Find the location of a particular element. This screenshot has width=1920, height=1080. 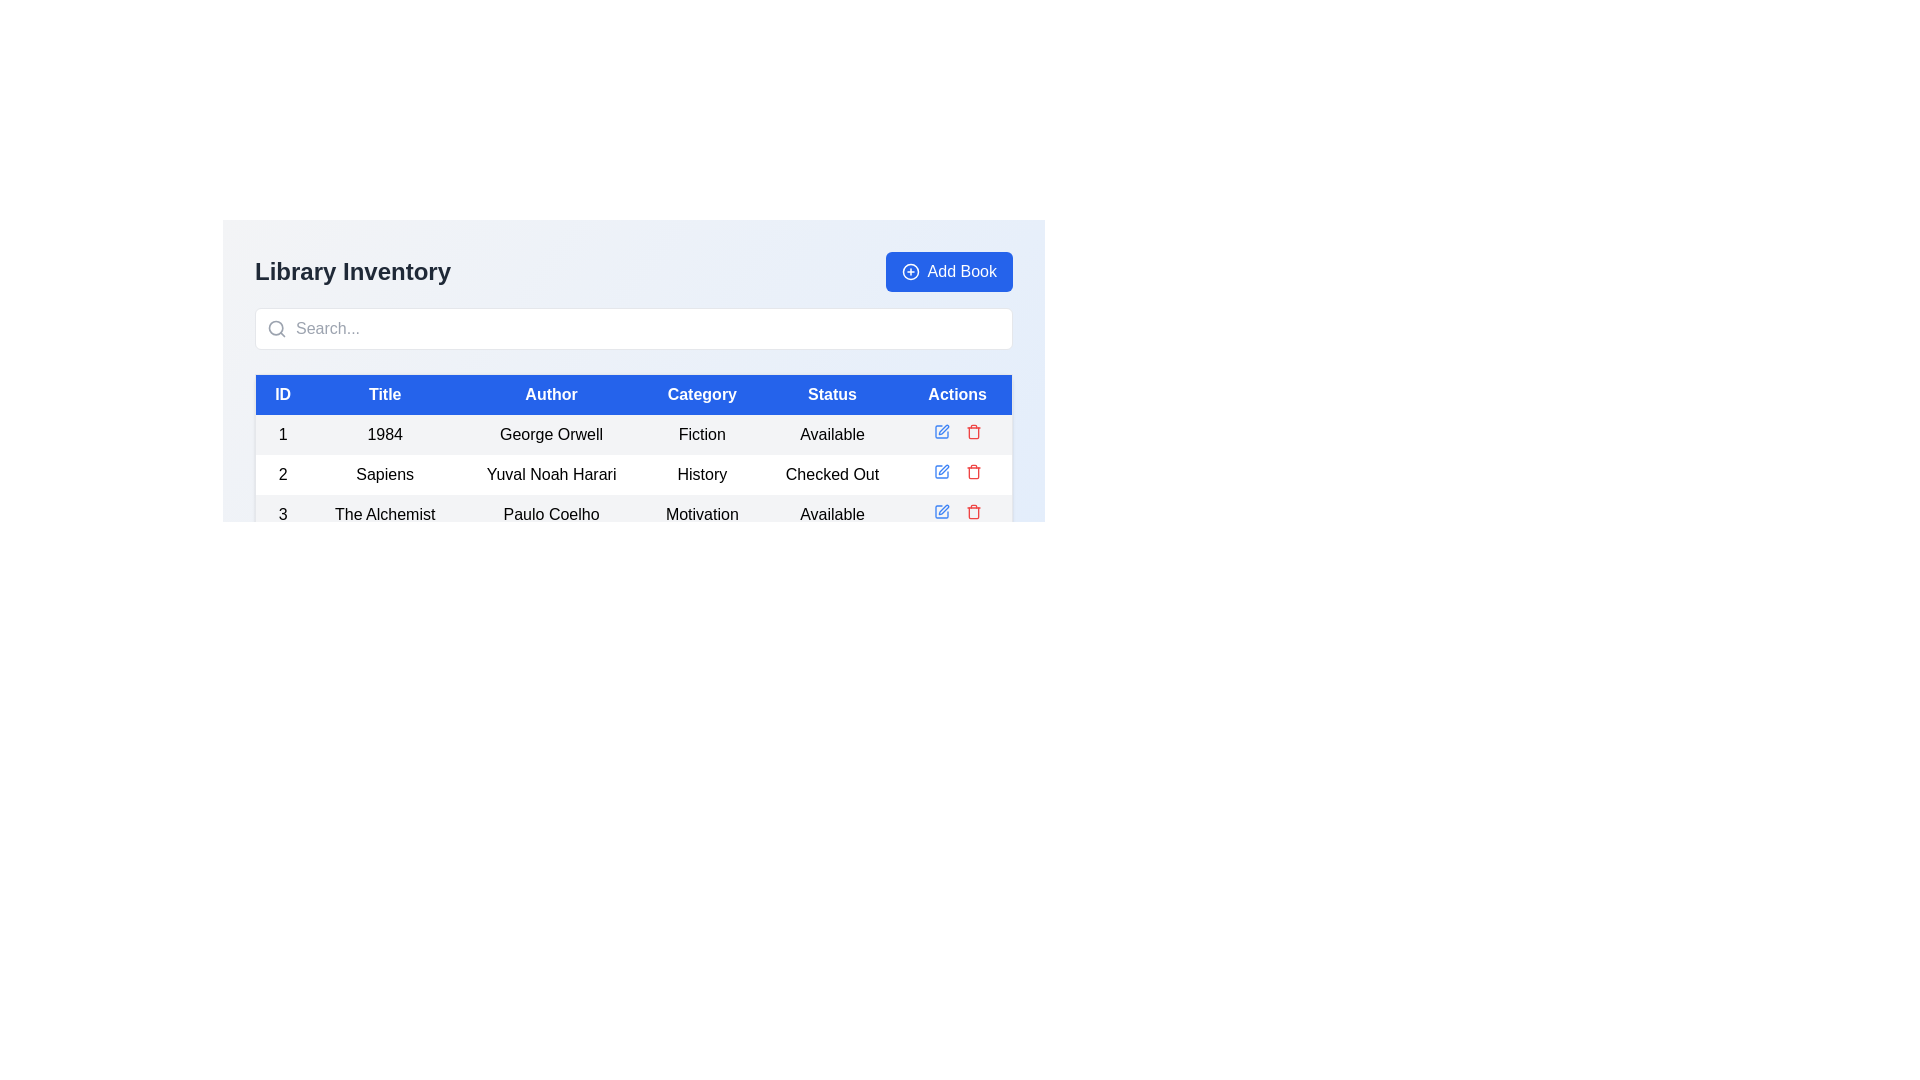

the edit icon located on the rightmost part of the row for 'The Alchemist' under the 'Actions' column of the 'Library Inventory' table is located at coordinates (942, 508).